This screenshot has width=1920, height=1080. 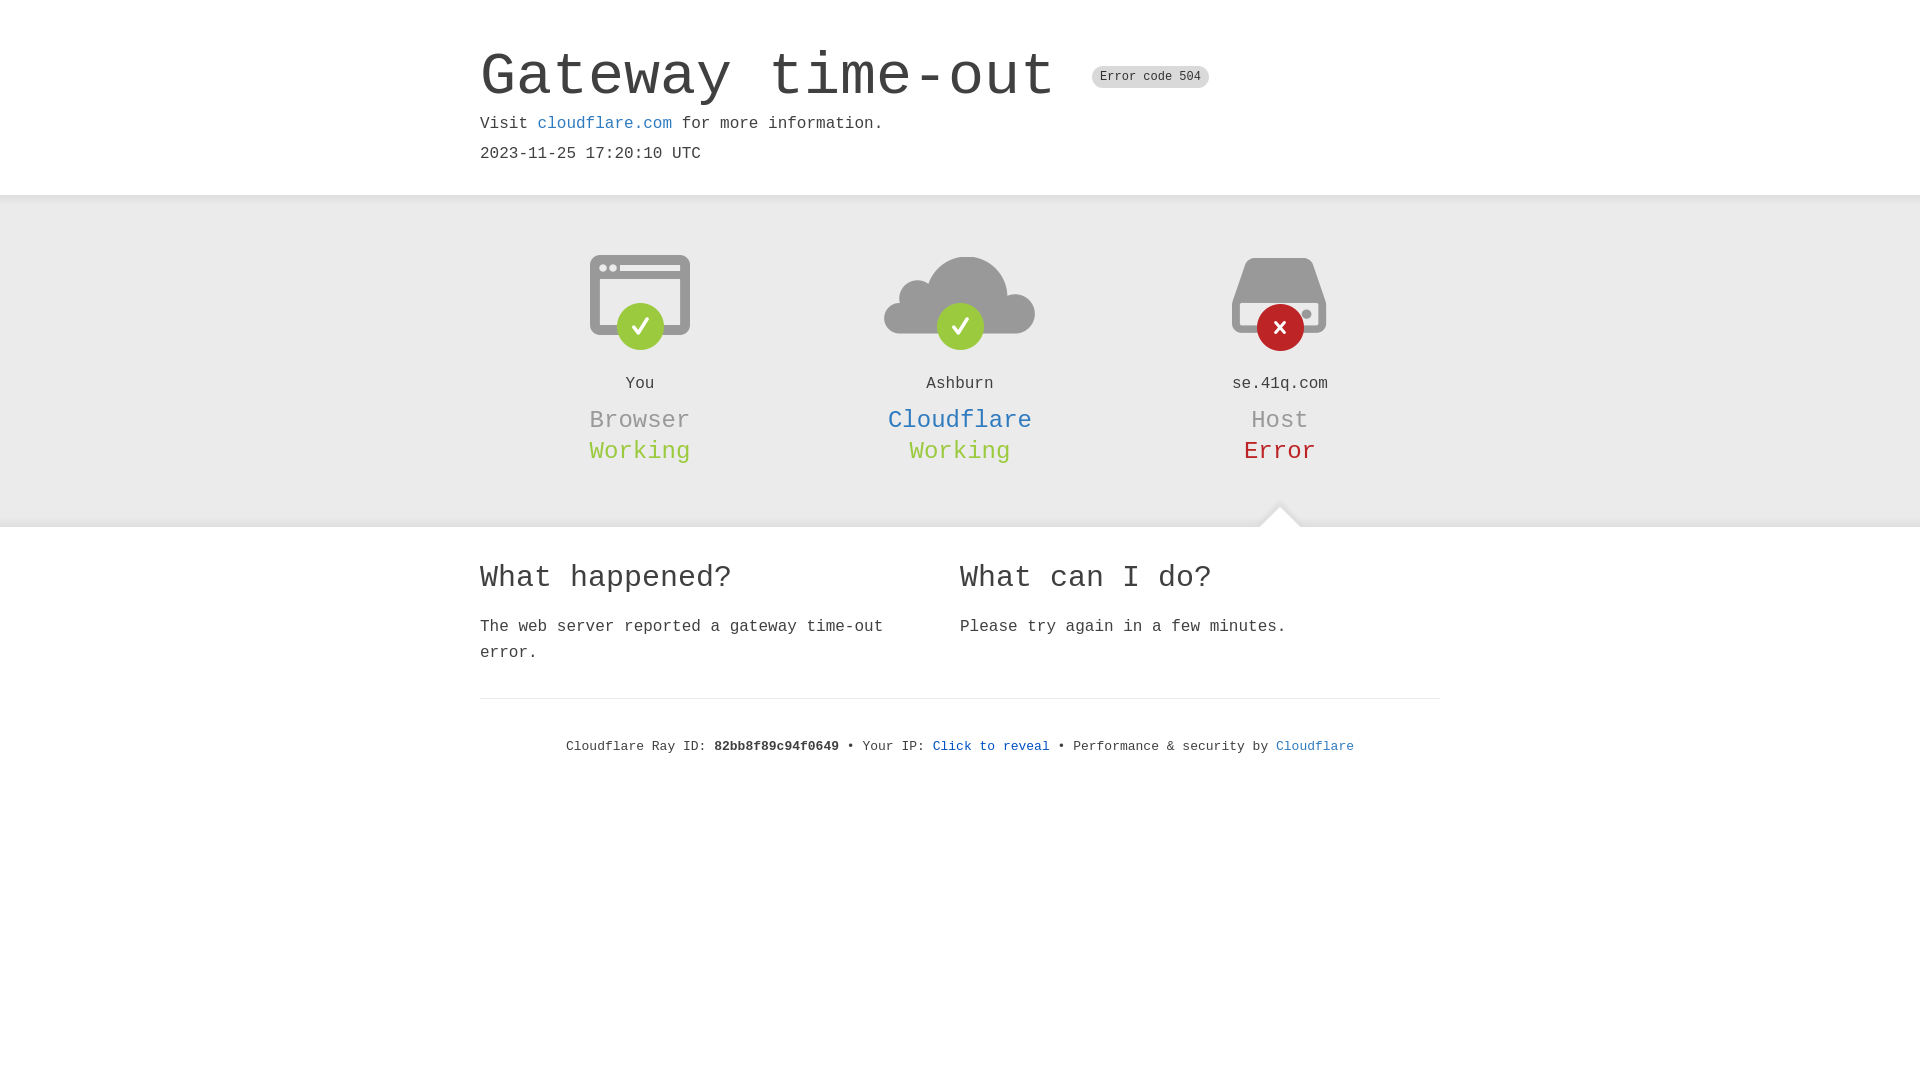 I want to click on 'Cloudflare', so click(x=960, y=419).